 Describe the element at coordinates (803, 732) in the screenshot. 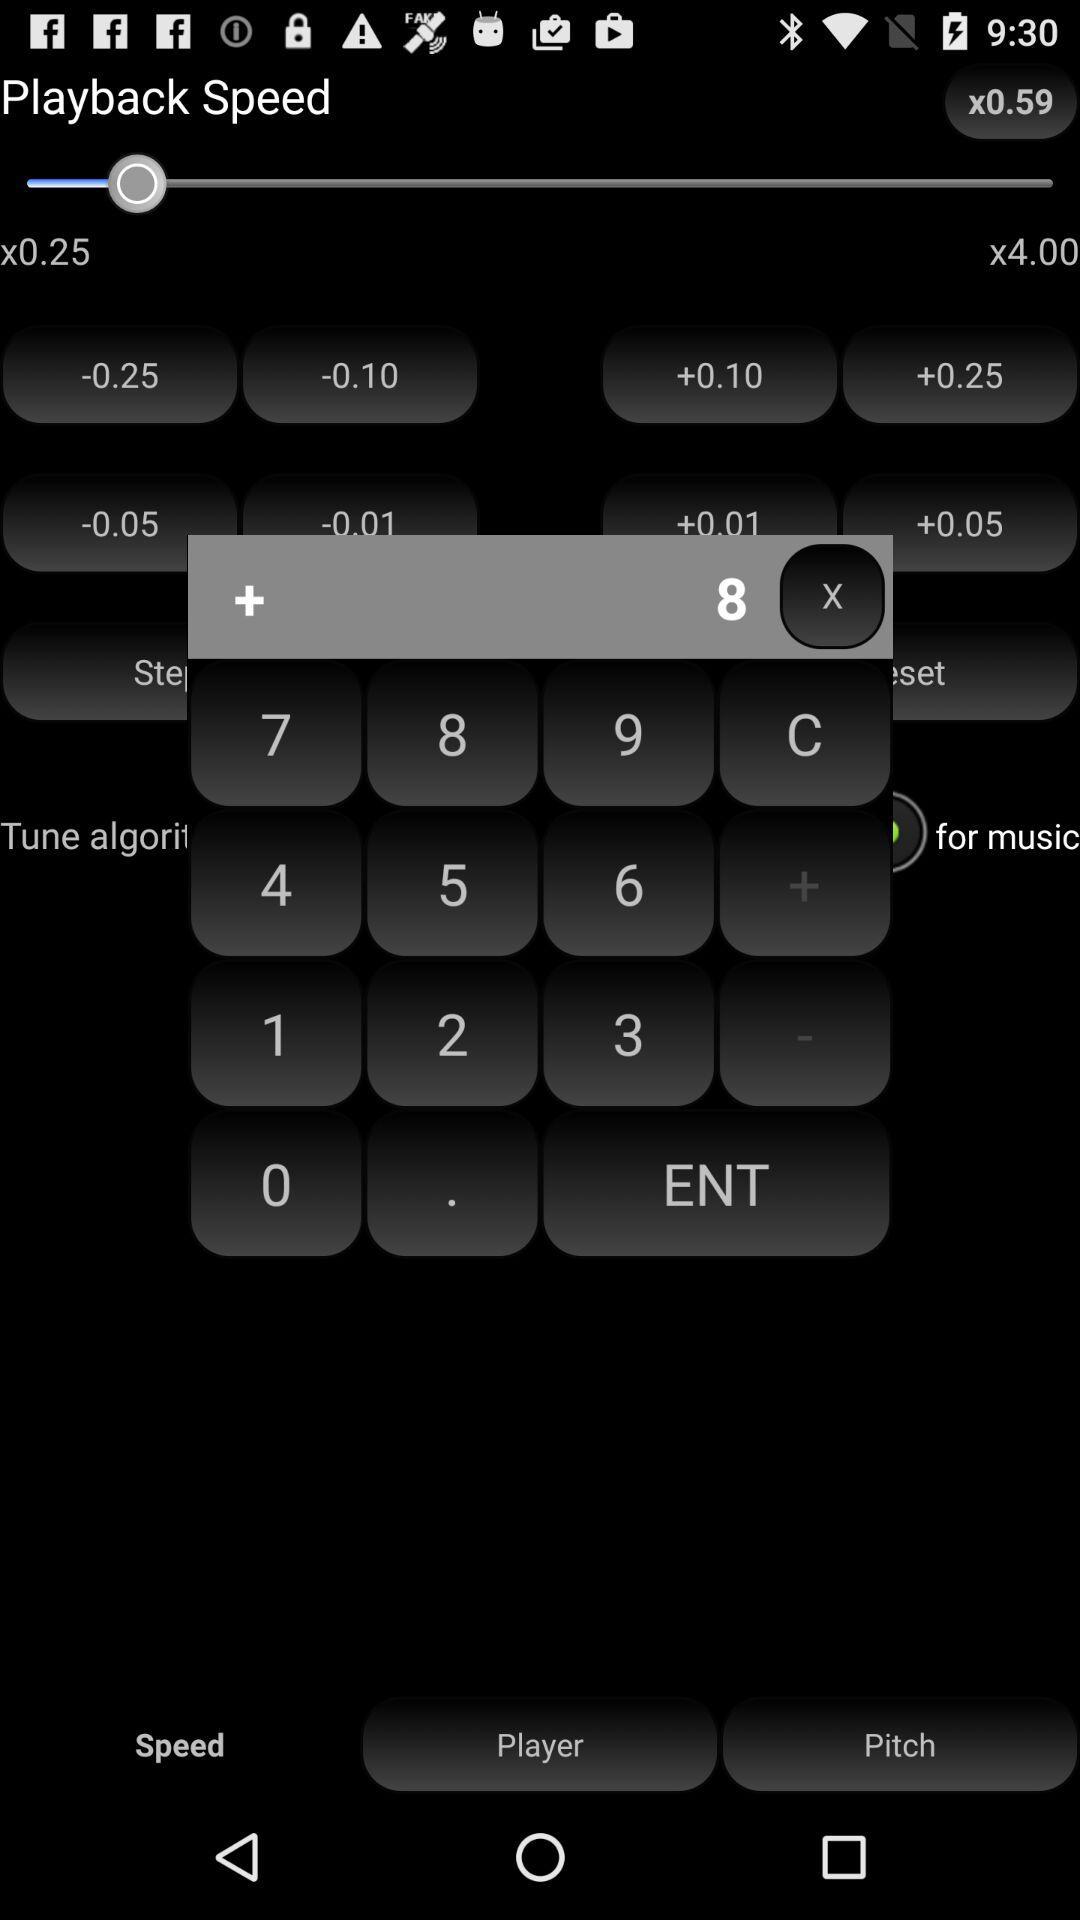

I see `icon next to 9 item` at that location.